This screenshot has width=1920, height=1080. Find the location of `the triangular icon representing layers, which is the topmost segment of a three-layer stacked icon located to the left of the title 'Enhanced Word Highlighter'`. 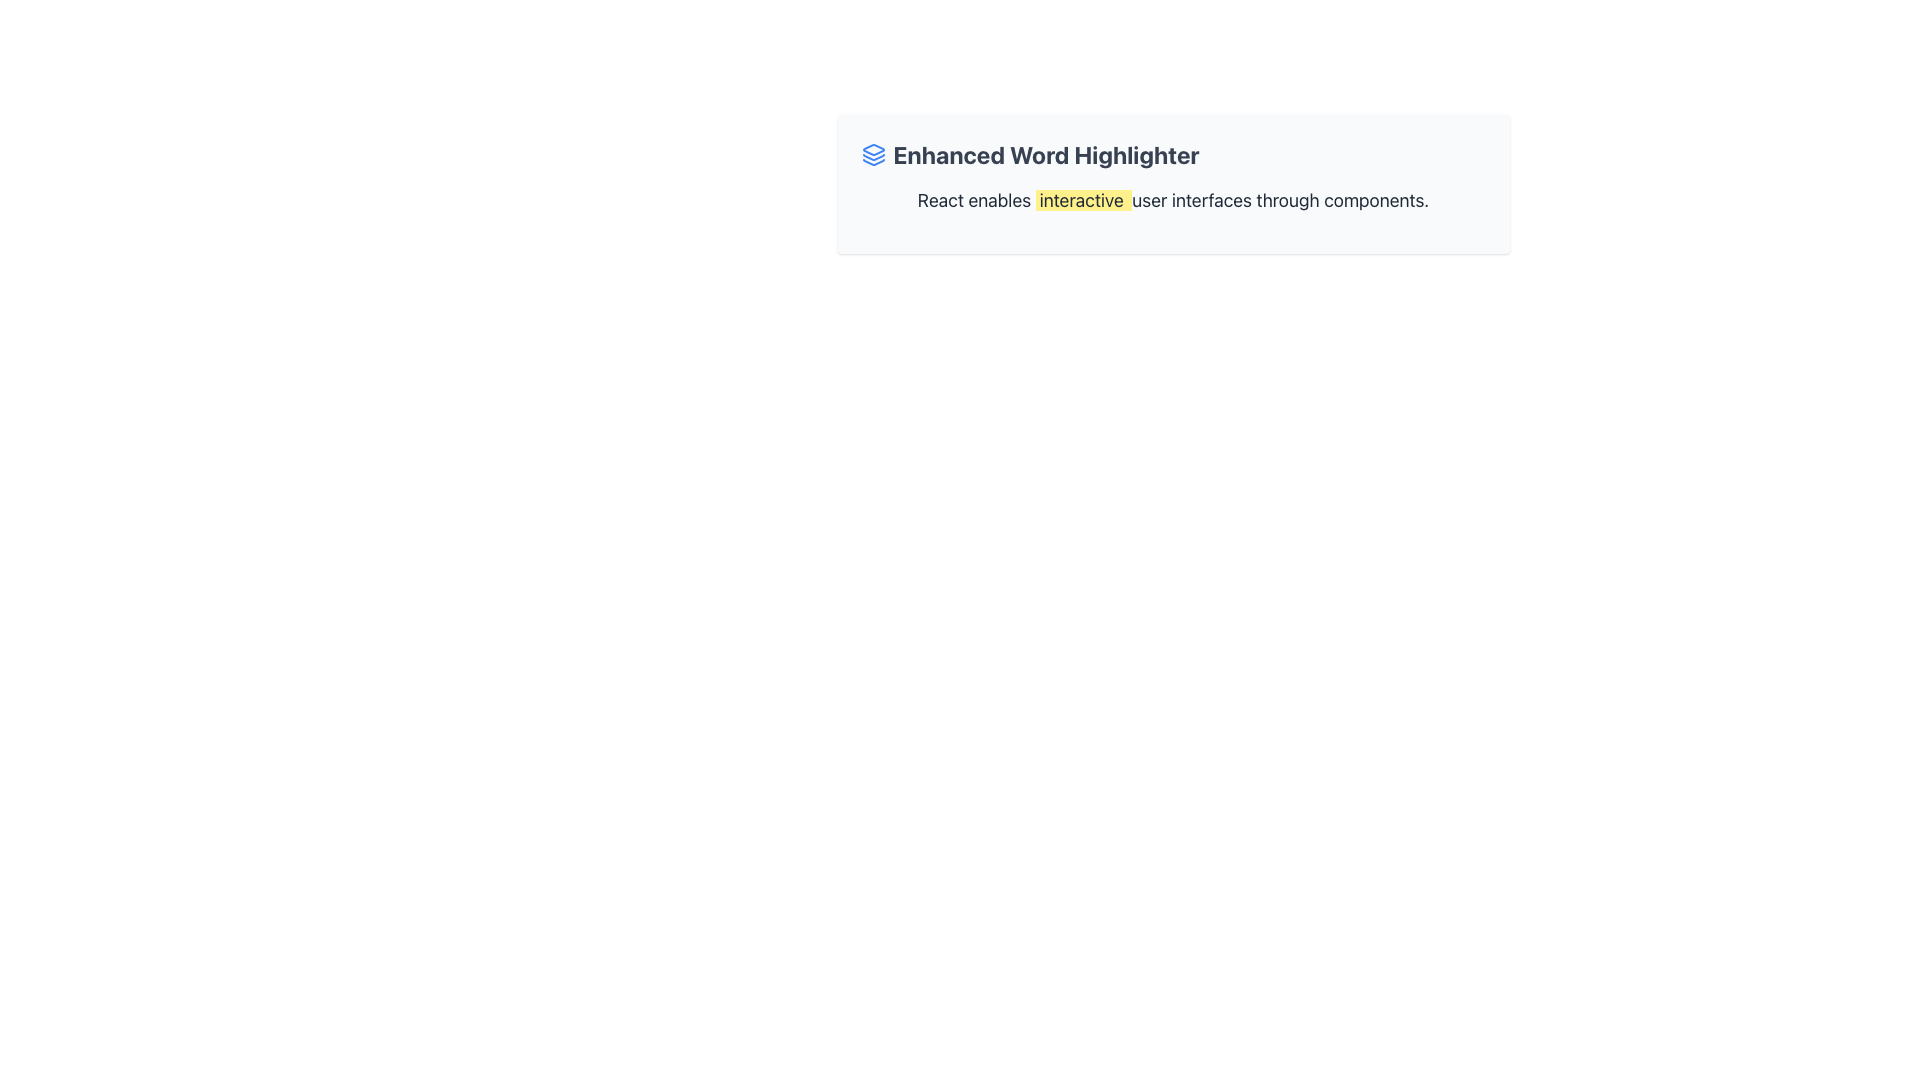

the triangular icon representing layers, which is the topmost segment of a three-layer stacked icon located to the left of the title 'Enhanced Word Highlighter' is located at coordinates (873, 149).